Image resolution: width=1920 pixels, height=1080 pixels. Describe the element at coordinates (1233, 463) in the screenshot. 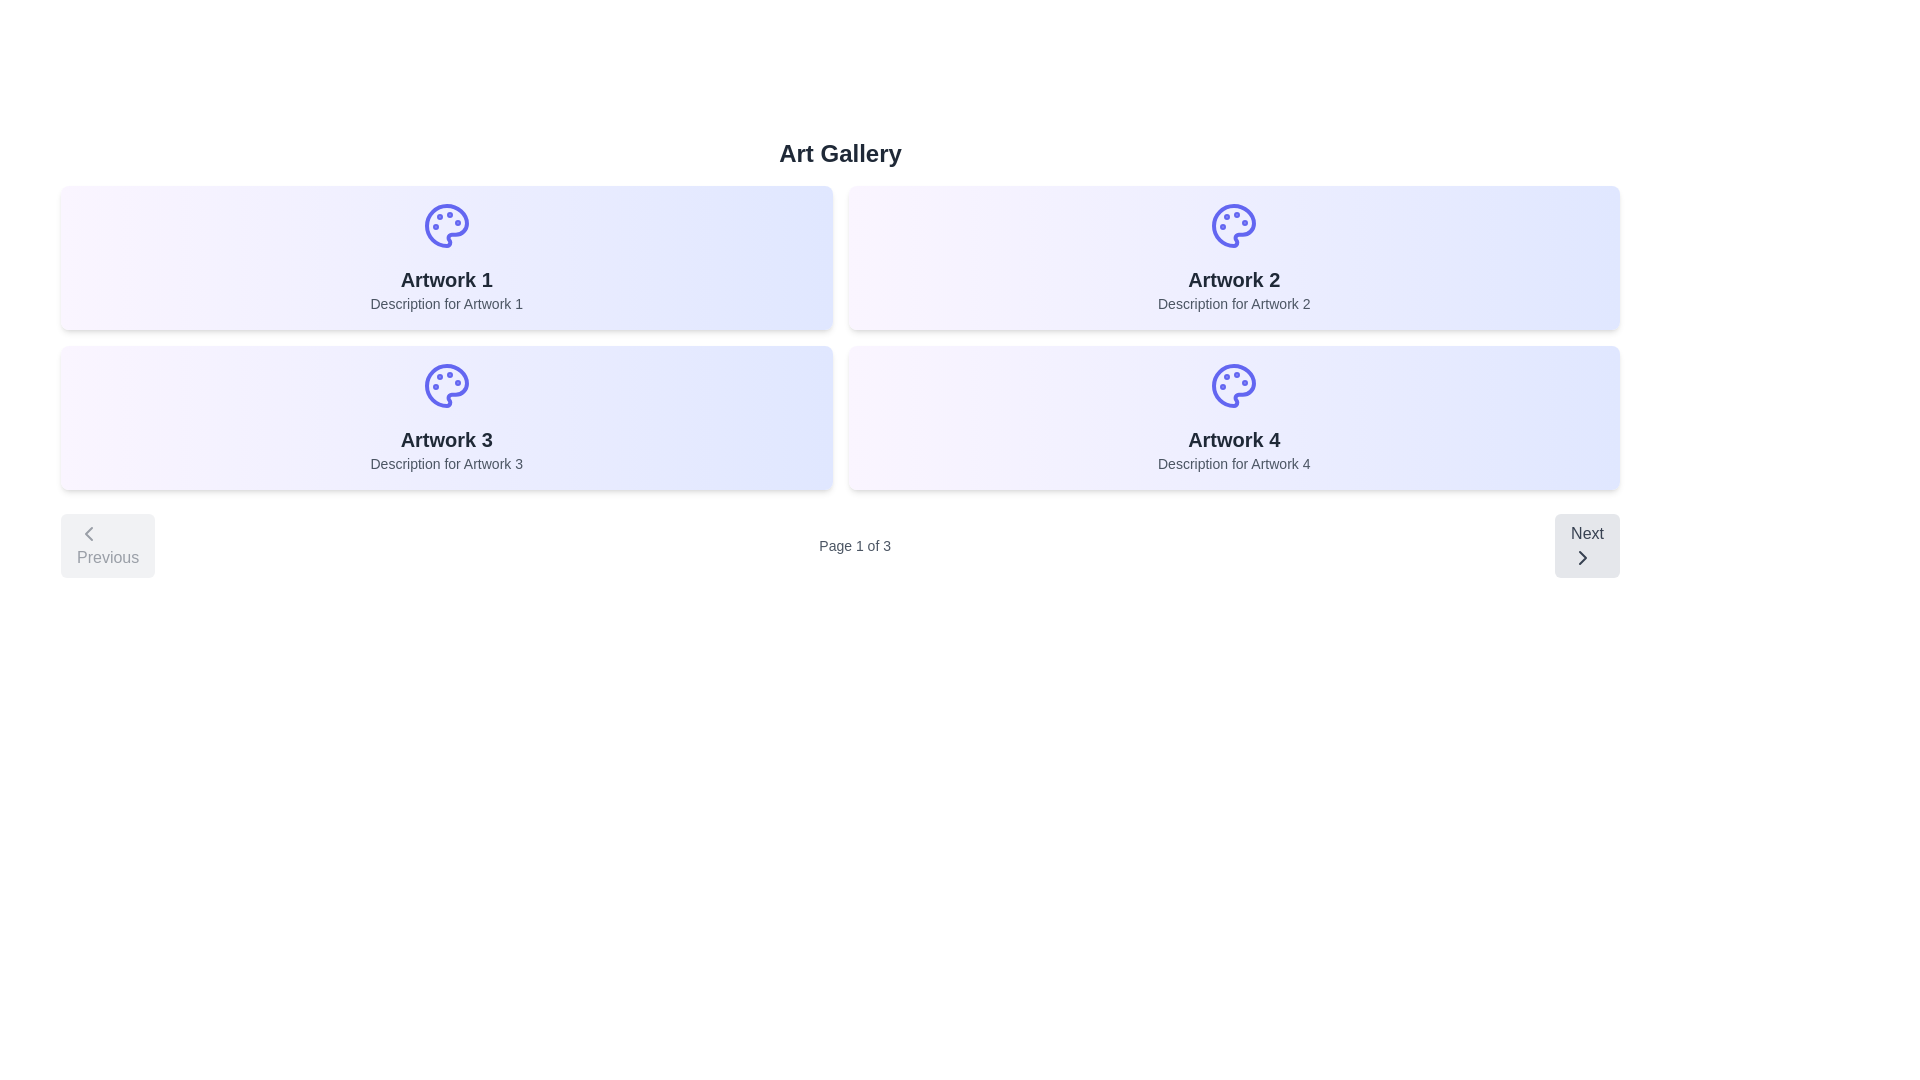

I see `the text label displaying 'Description for Artwork 4' located below the header 'Artwork 4' in the bottom-right card of the artwork grid` at that location.